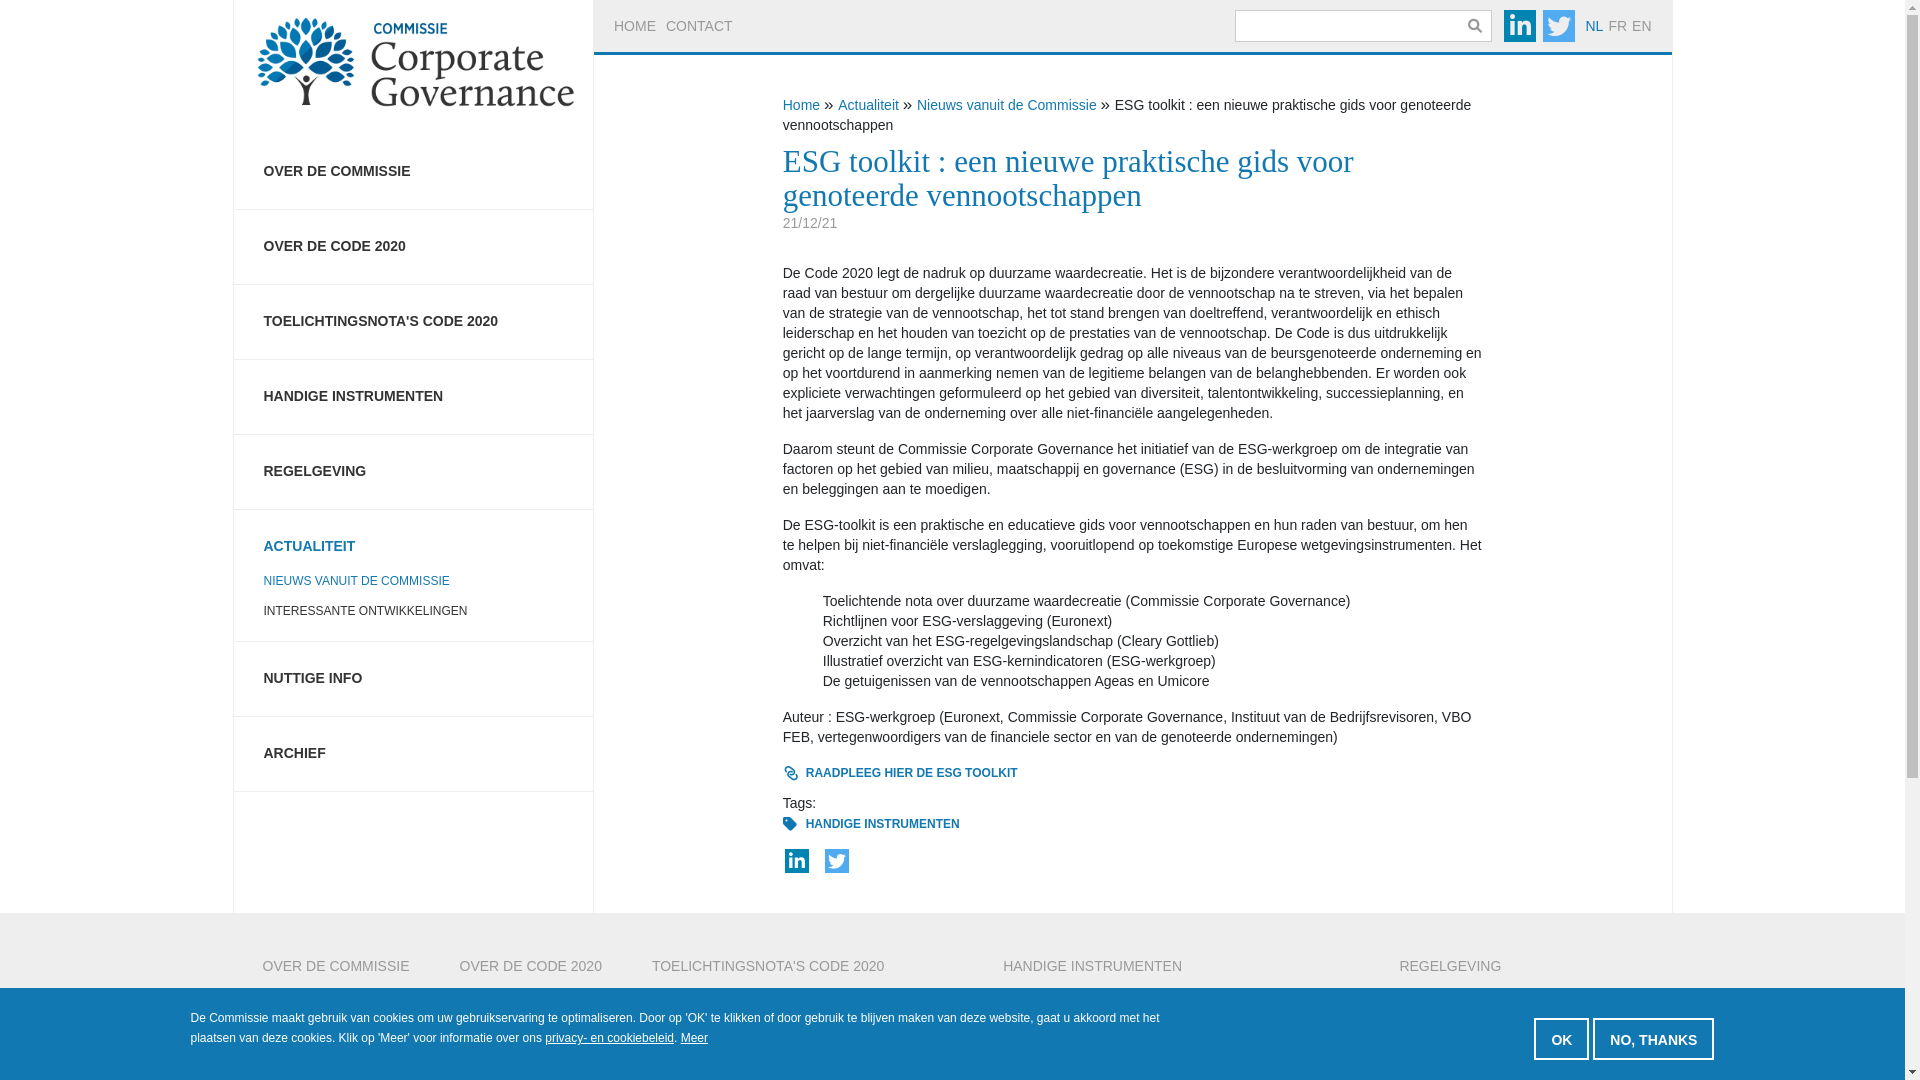 Image resolution: width=1920 pixels, height=1080 pixels. What do you see at coordinates (1592, 1037) in the screenshot?
I see `'NO, THANKS'` at bounding box center [1592, 1037].